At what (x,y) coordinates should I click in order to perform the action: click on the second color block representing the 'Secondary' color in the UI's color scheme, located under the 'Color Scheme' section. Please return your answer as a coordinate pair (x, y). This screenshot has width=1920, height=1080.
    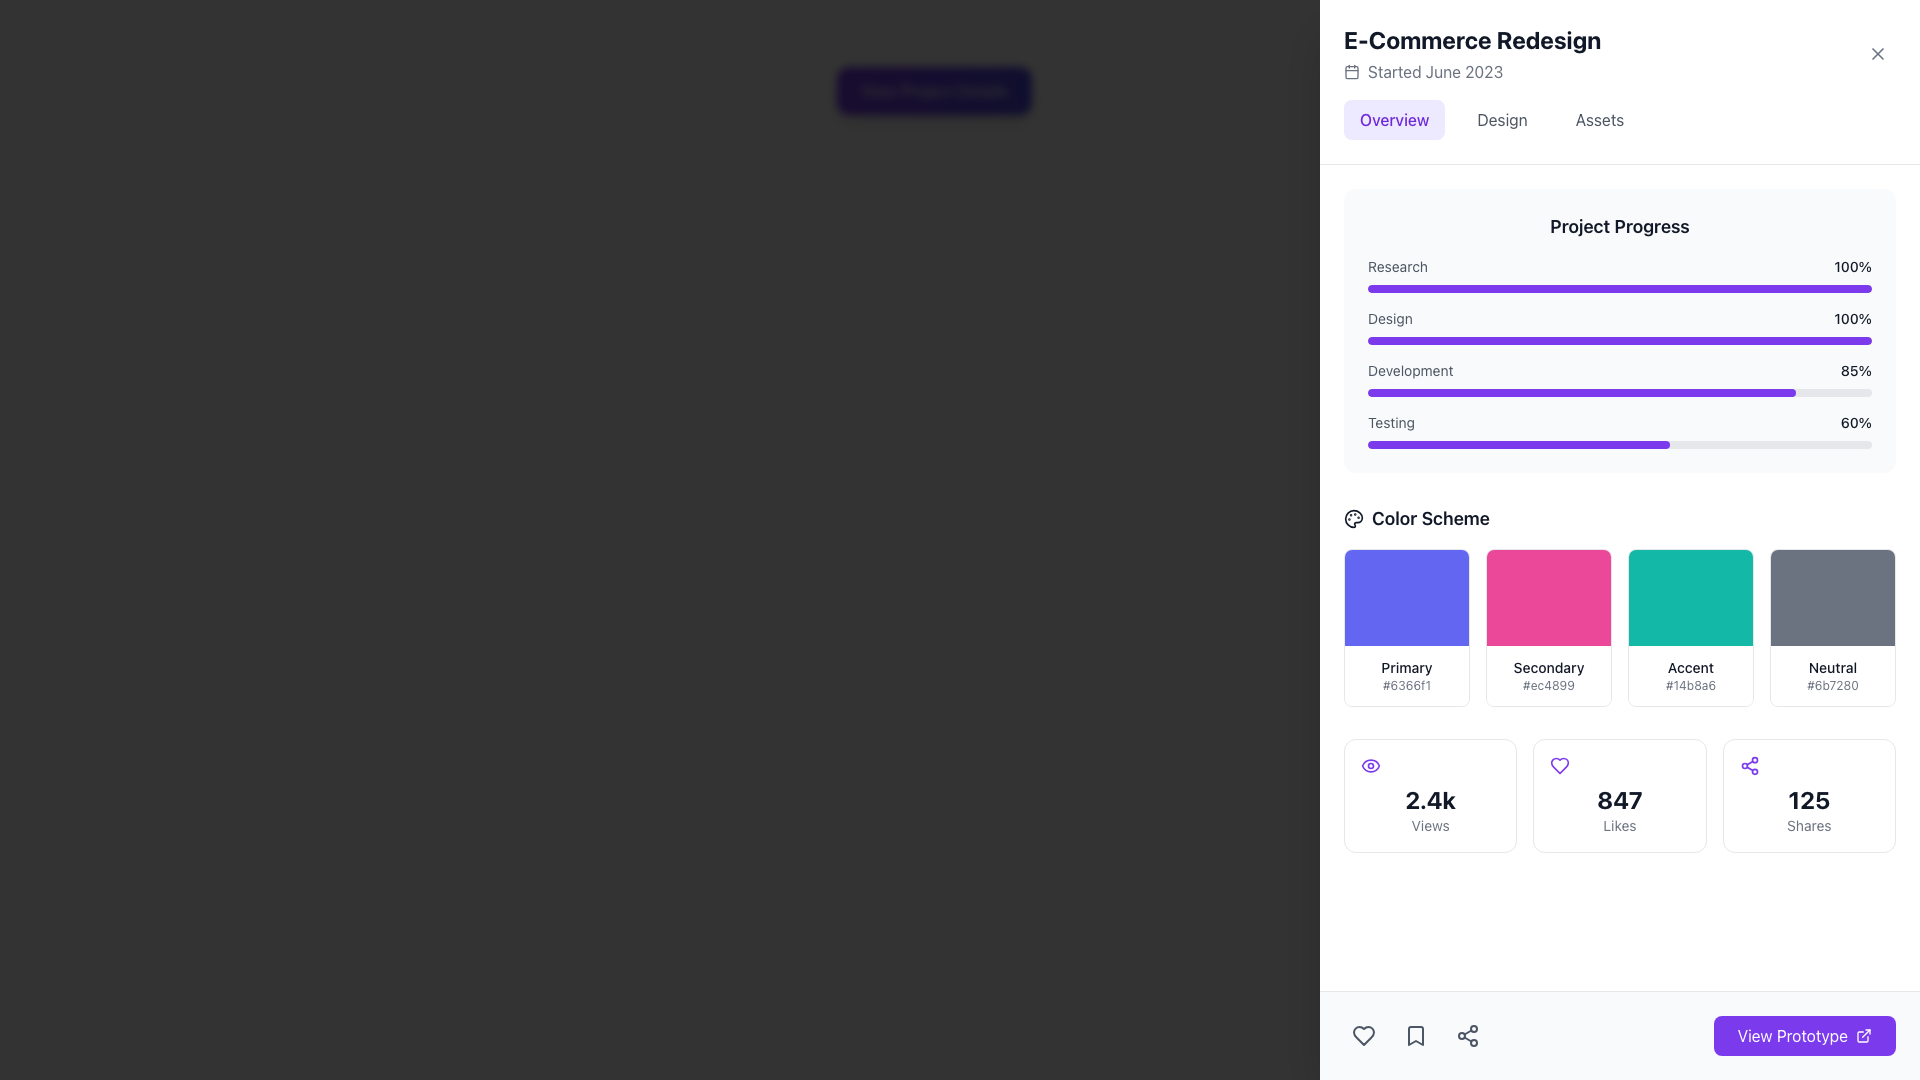
    Looking at the image, I should click on (1548, 596).